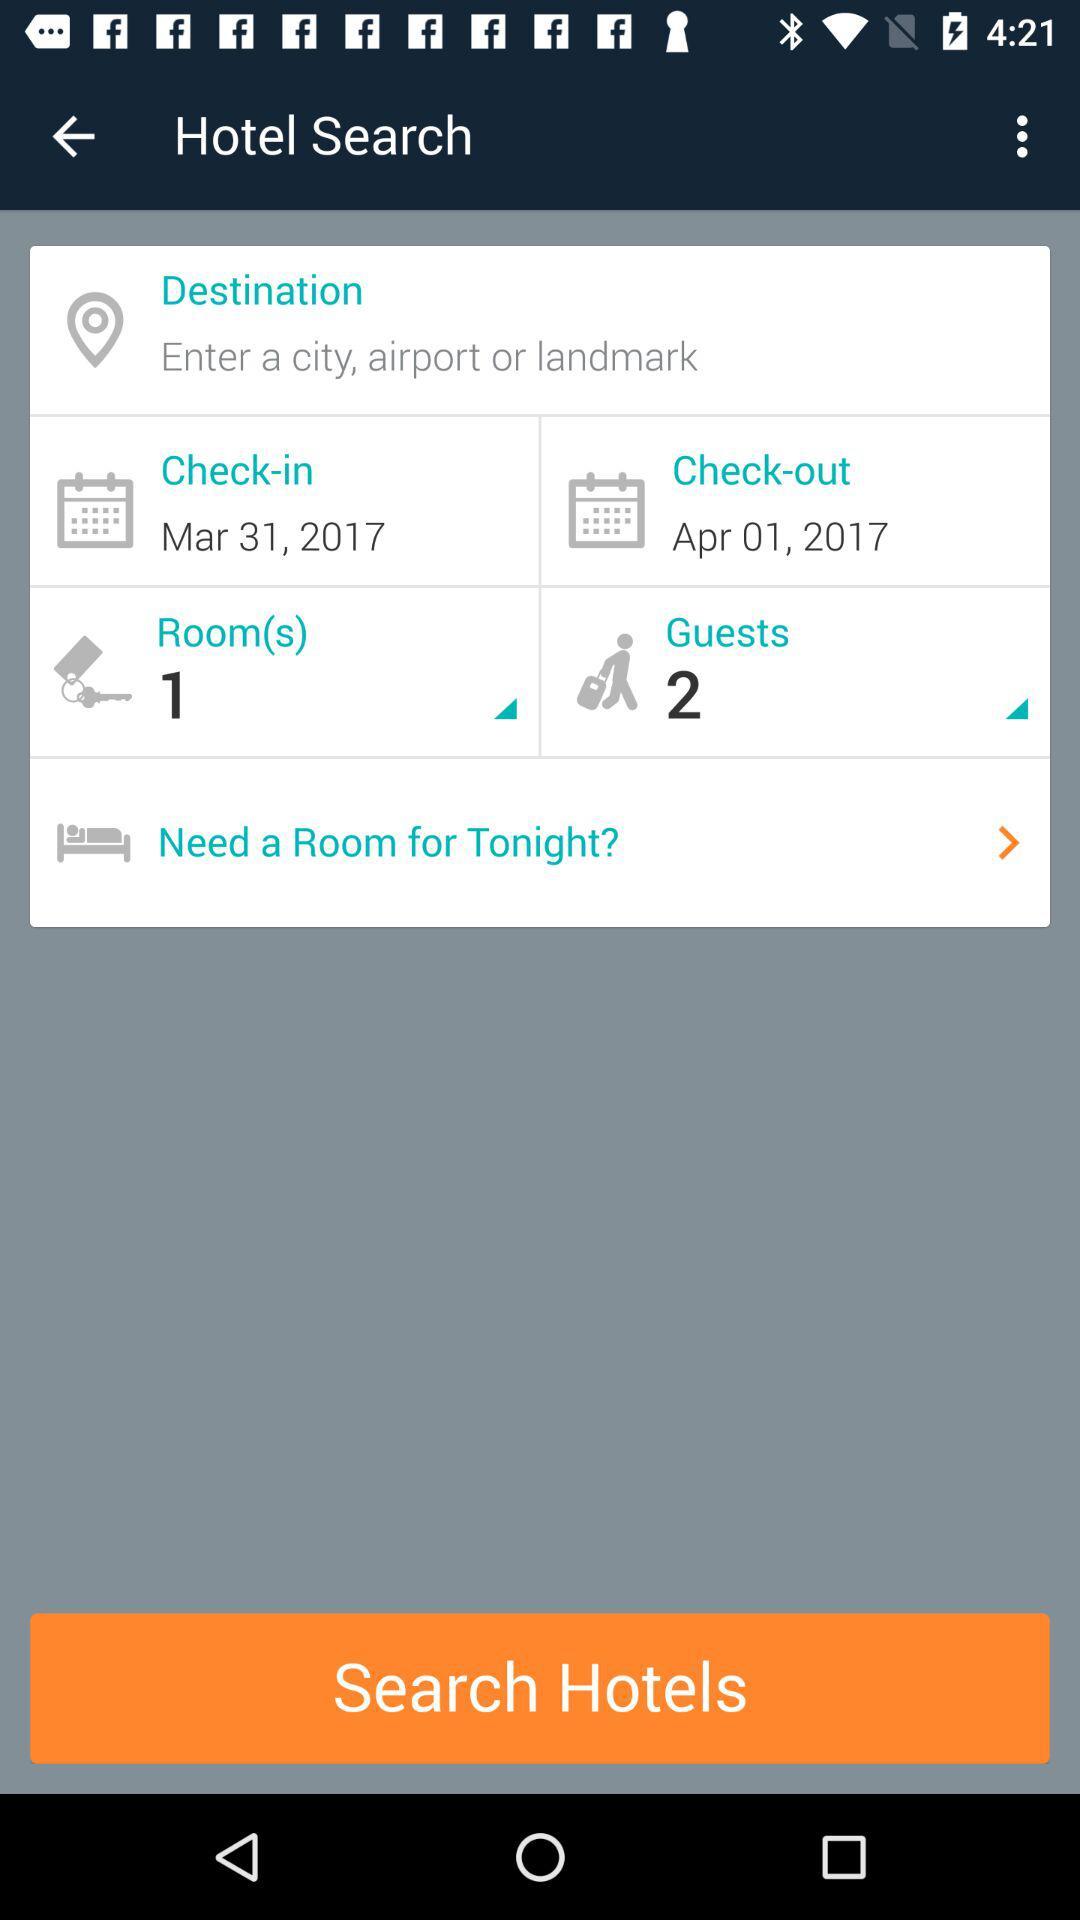 The image size is (1080, 1920). Describe the element at coordinates (72, 135) in the screenshot. I see `item next to hotel search` at that location.